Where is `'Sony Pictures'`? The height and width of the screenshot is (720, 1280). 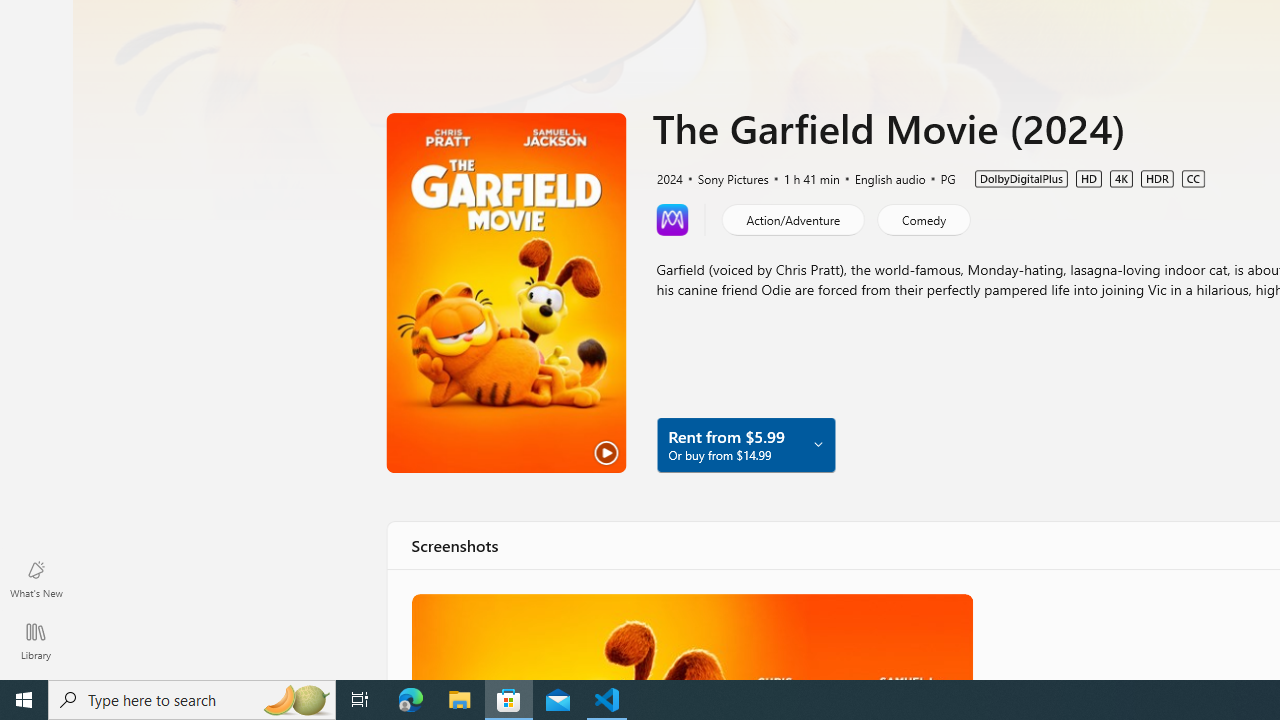
'Sony Pictures' is located at coordinates (723, 177).